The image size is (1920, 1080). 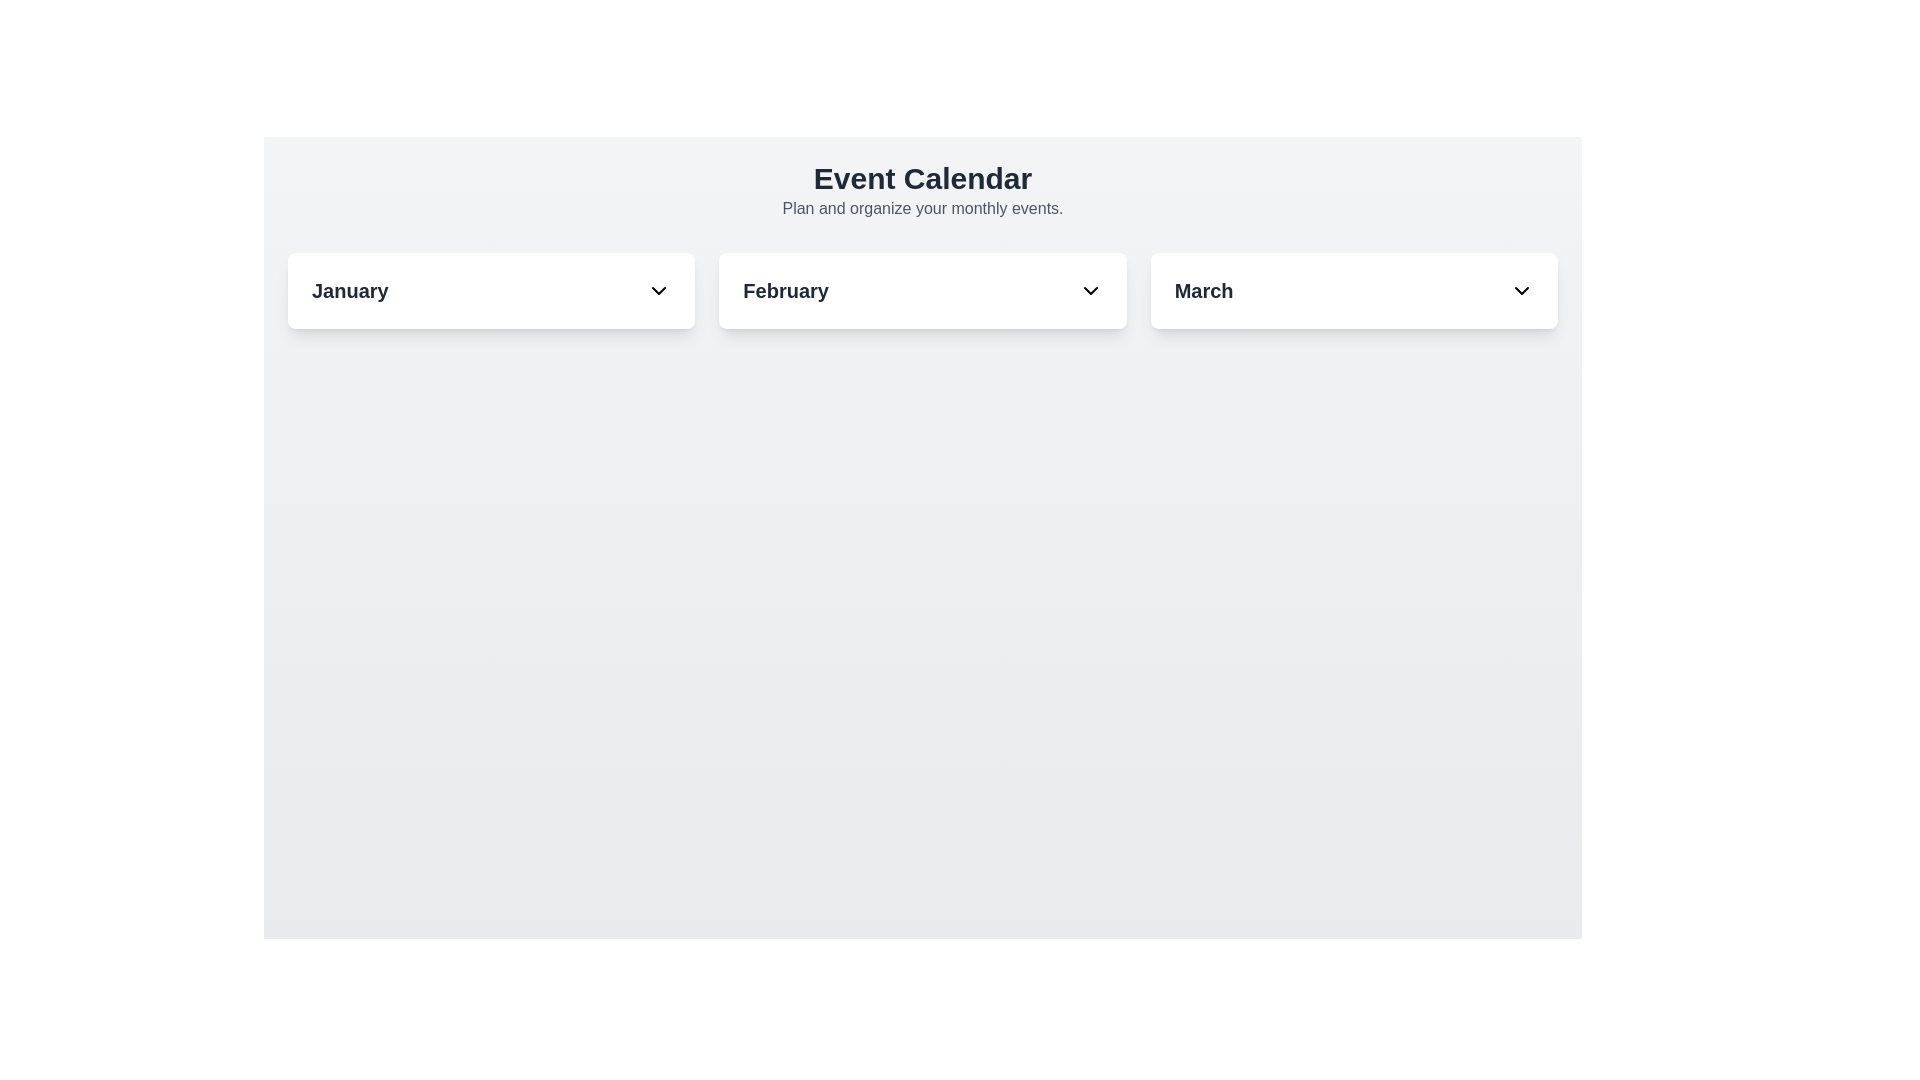 I want to click on the bold text label displaying 'February', so click(x=785, y=290).